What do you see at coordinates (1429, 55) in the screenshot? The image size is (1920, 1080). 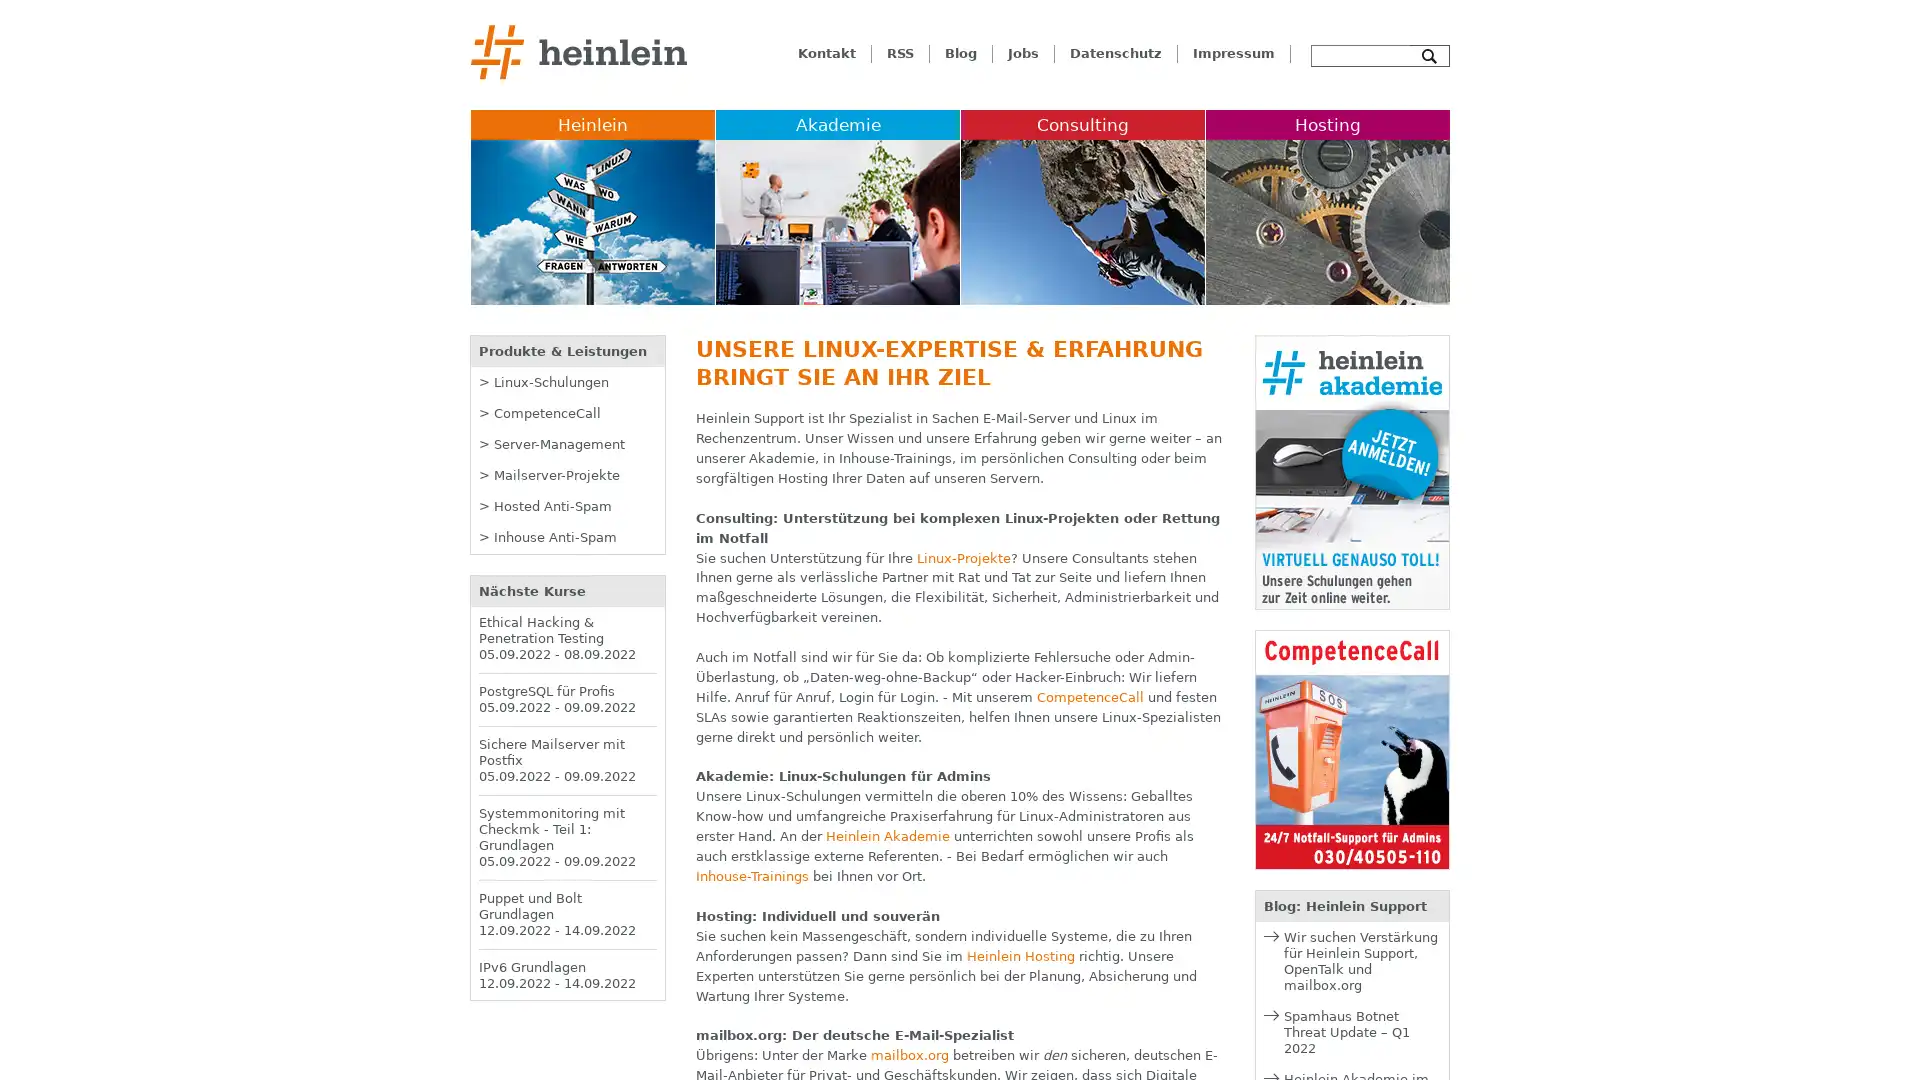 I see `Suche` at bounding box center [1429, 55].